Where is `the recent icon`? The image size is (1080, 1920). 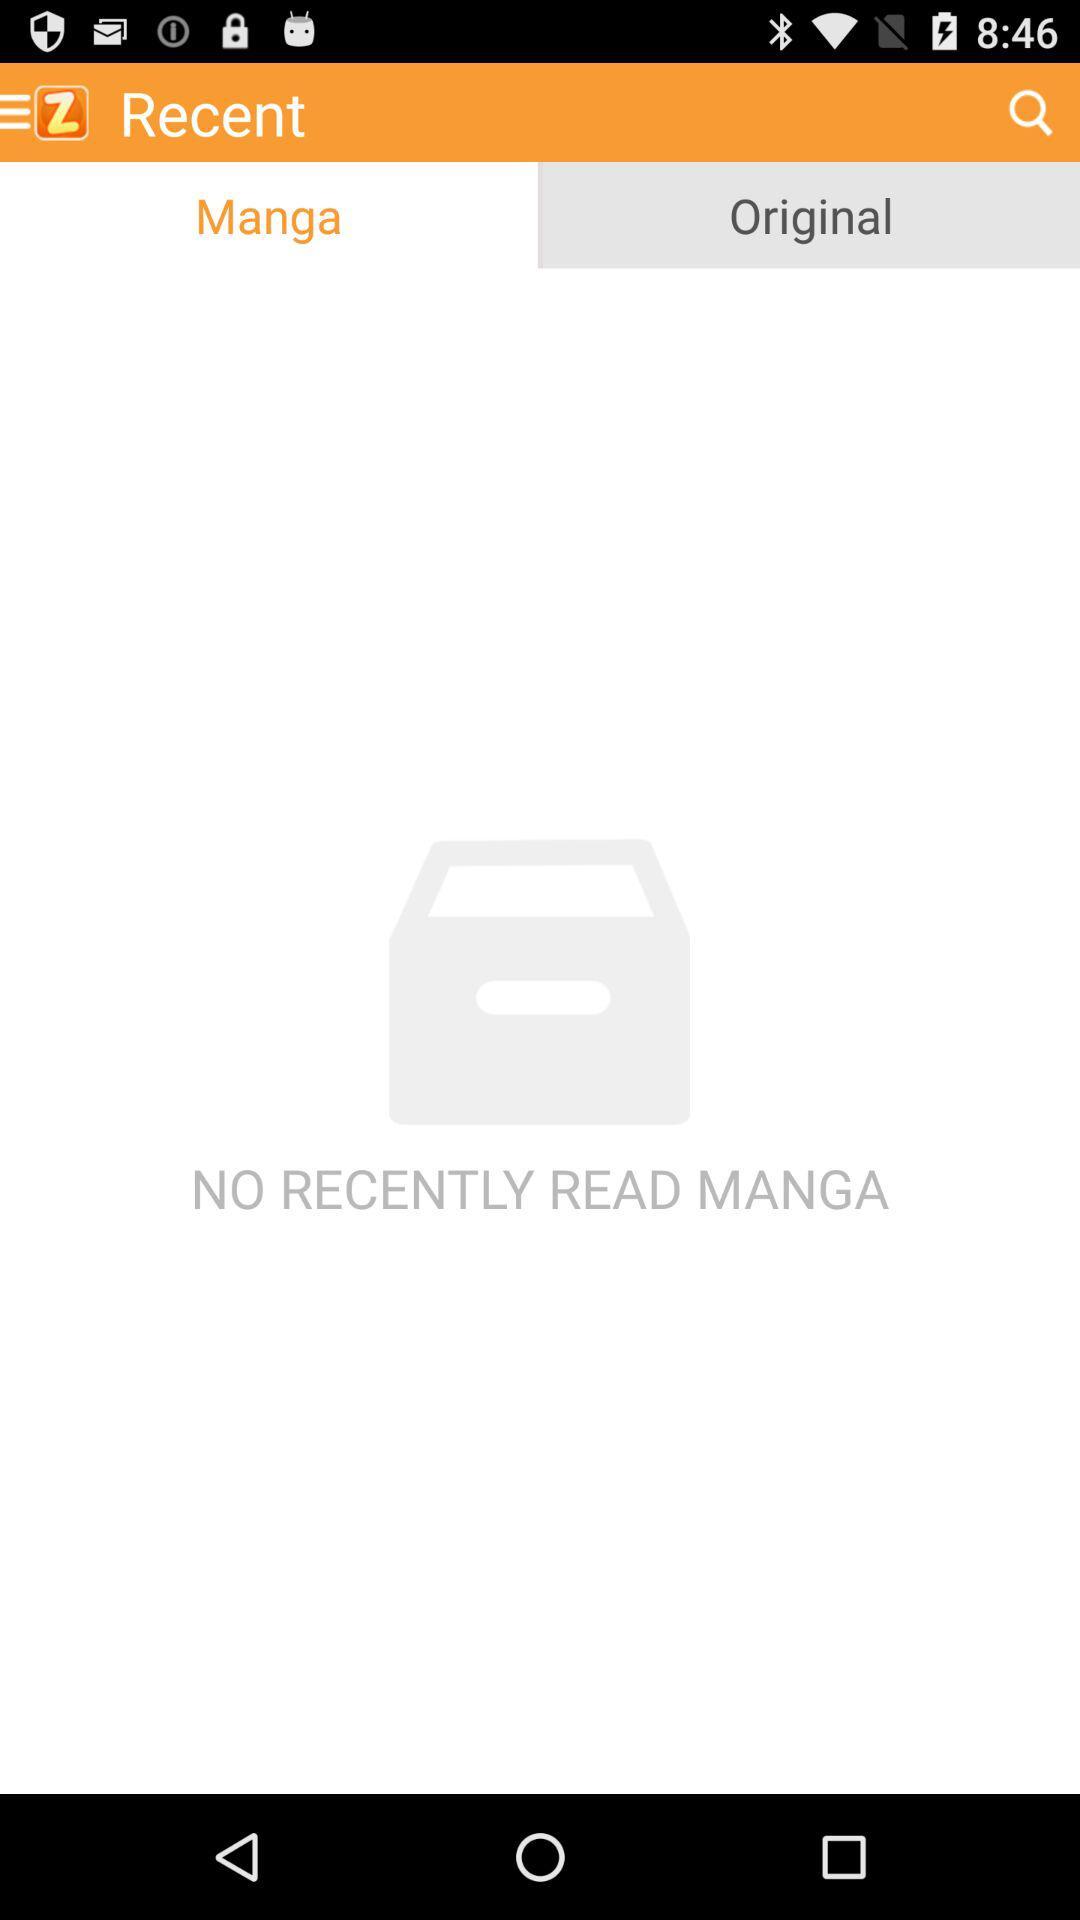 the recent icon is located at coordinates (543, 111).